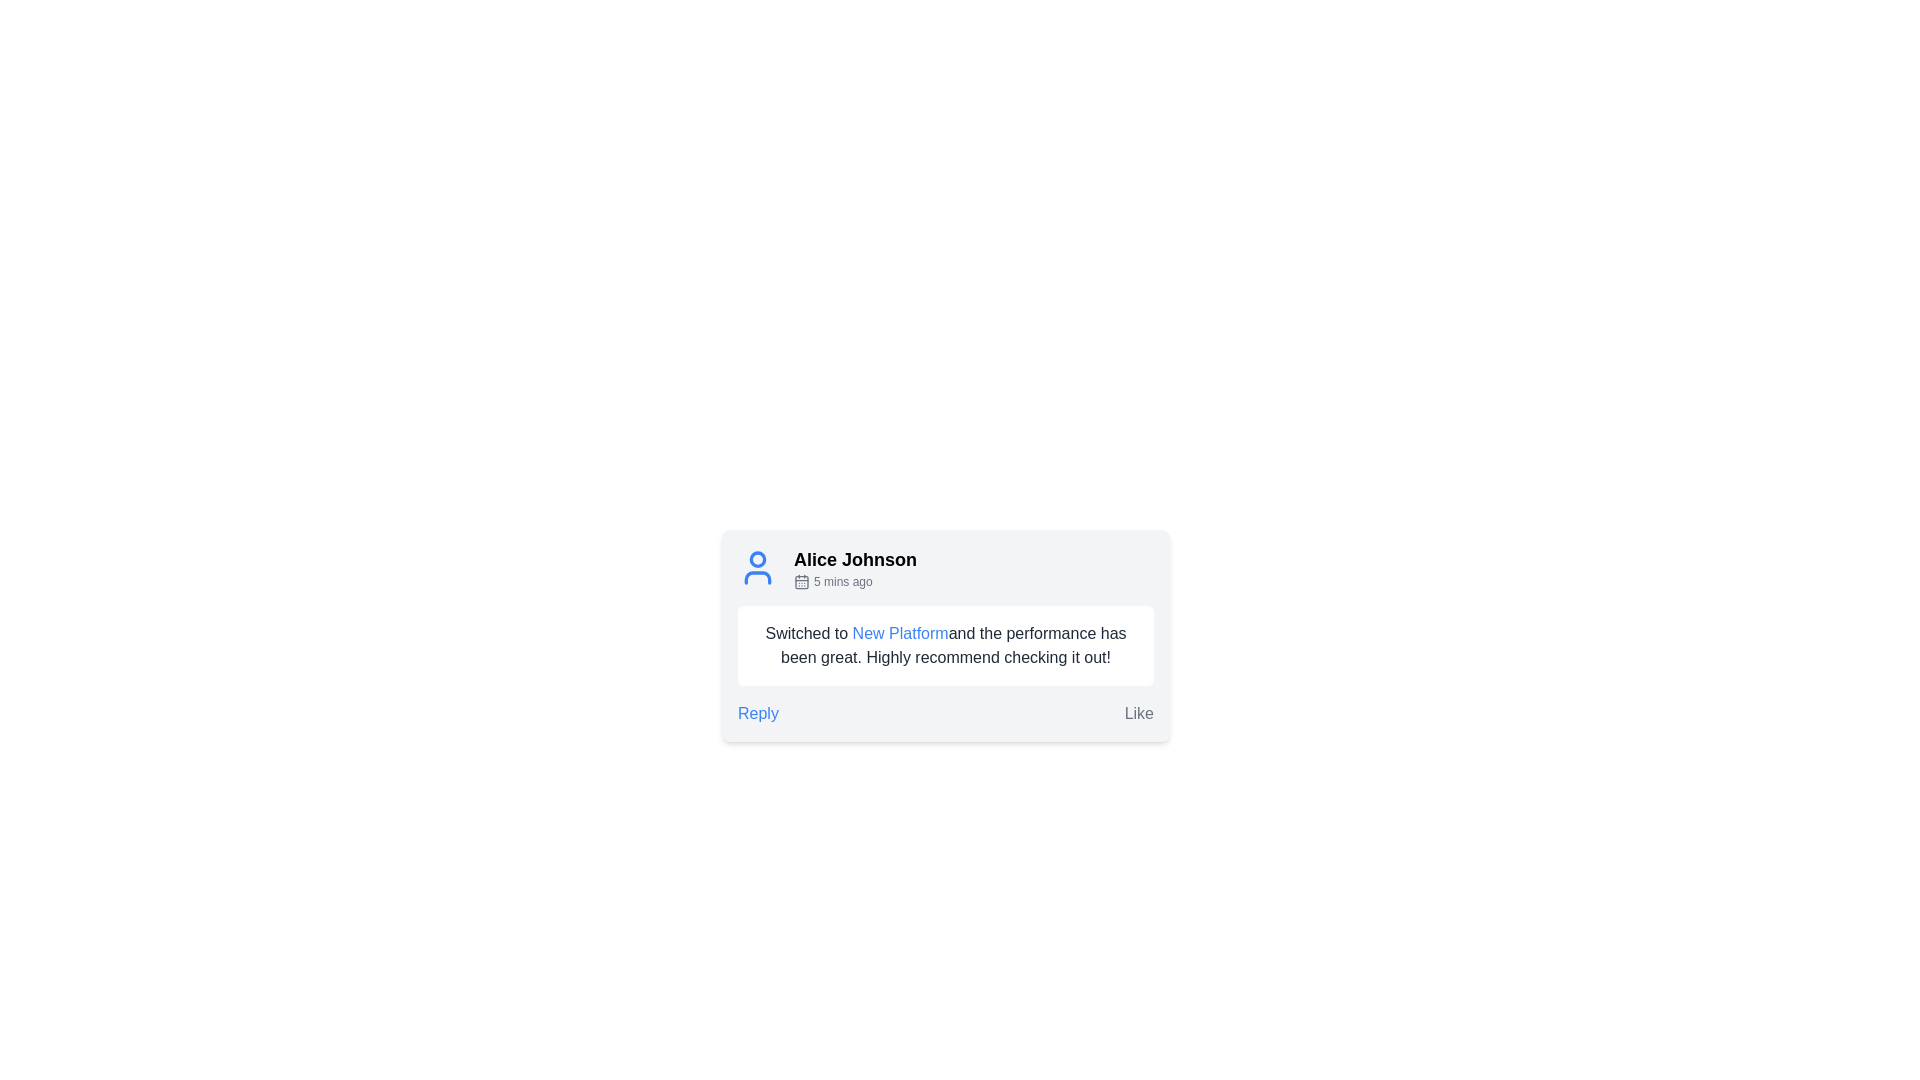  What do you see at coordinates (855, 582) in the screenshot?
I see `the timestamp text with icon located beneath the user's name 'Alice Johnson' in the user comment card` at bounding box center [855, 582].